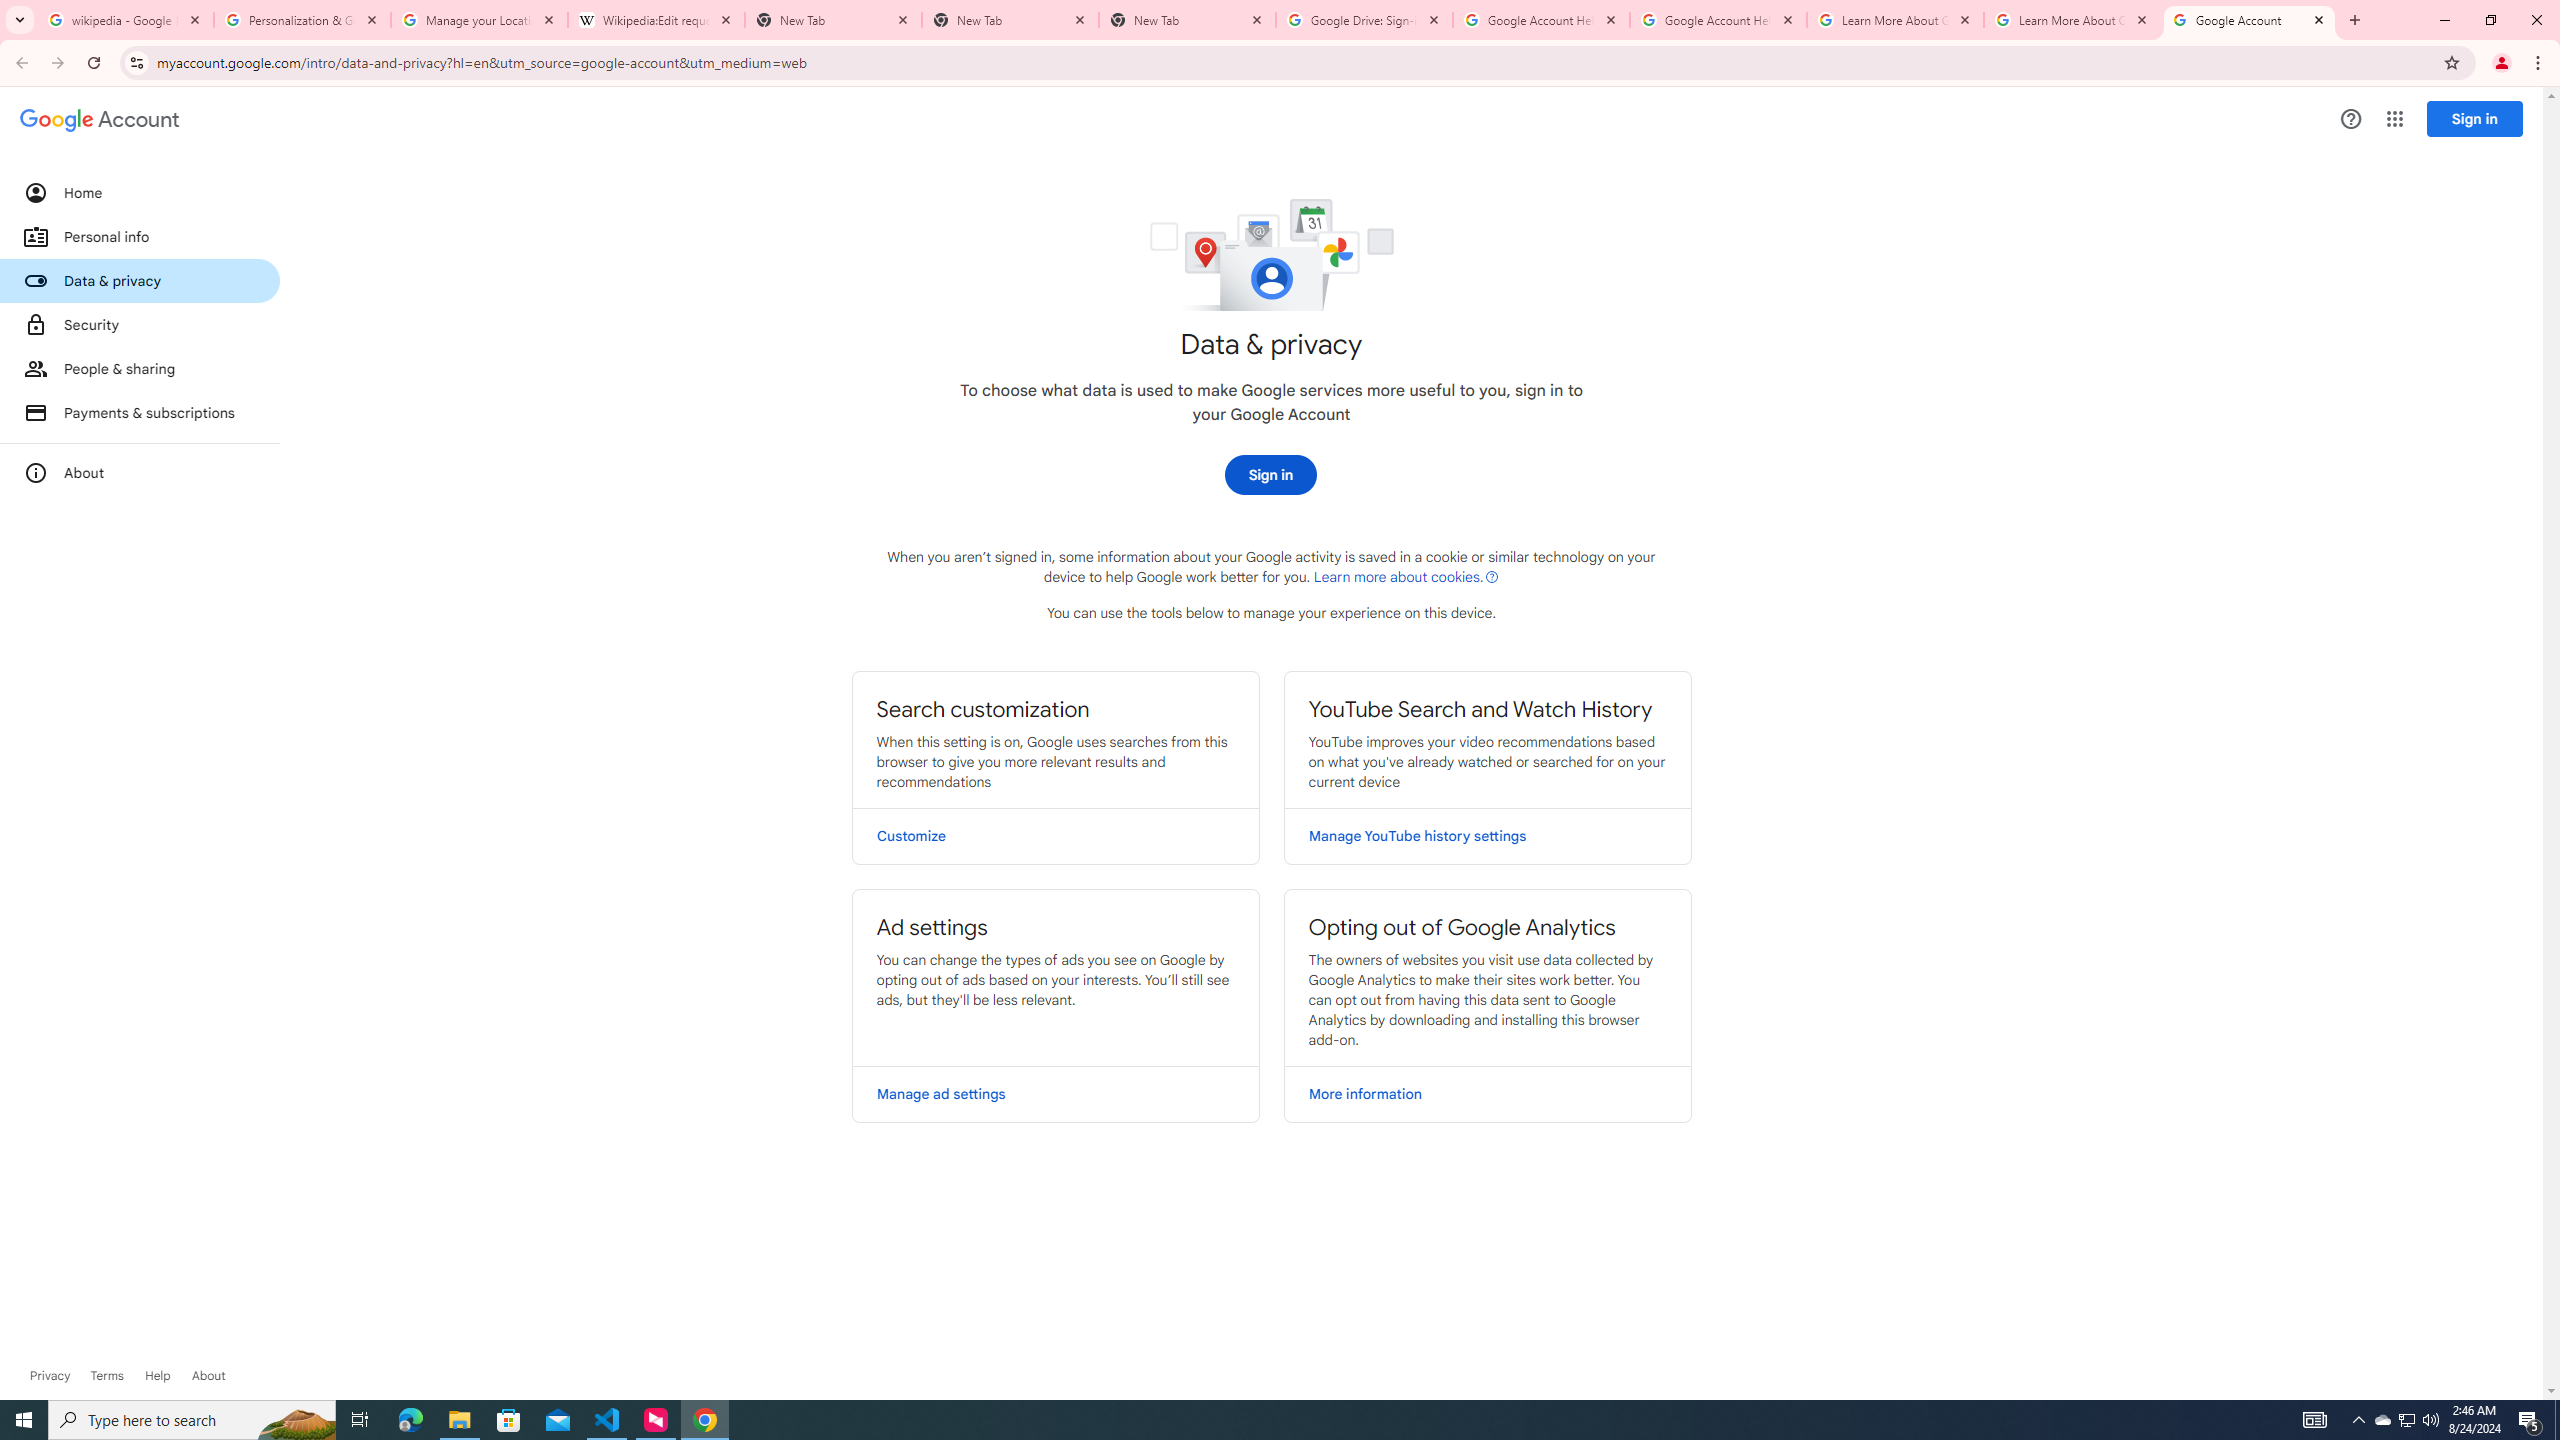 The image size is (2560, 1440). I want to click on 'People & sharing', so click(138, 368).